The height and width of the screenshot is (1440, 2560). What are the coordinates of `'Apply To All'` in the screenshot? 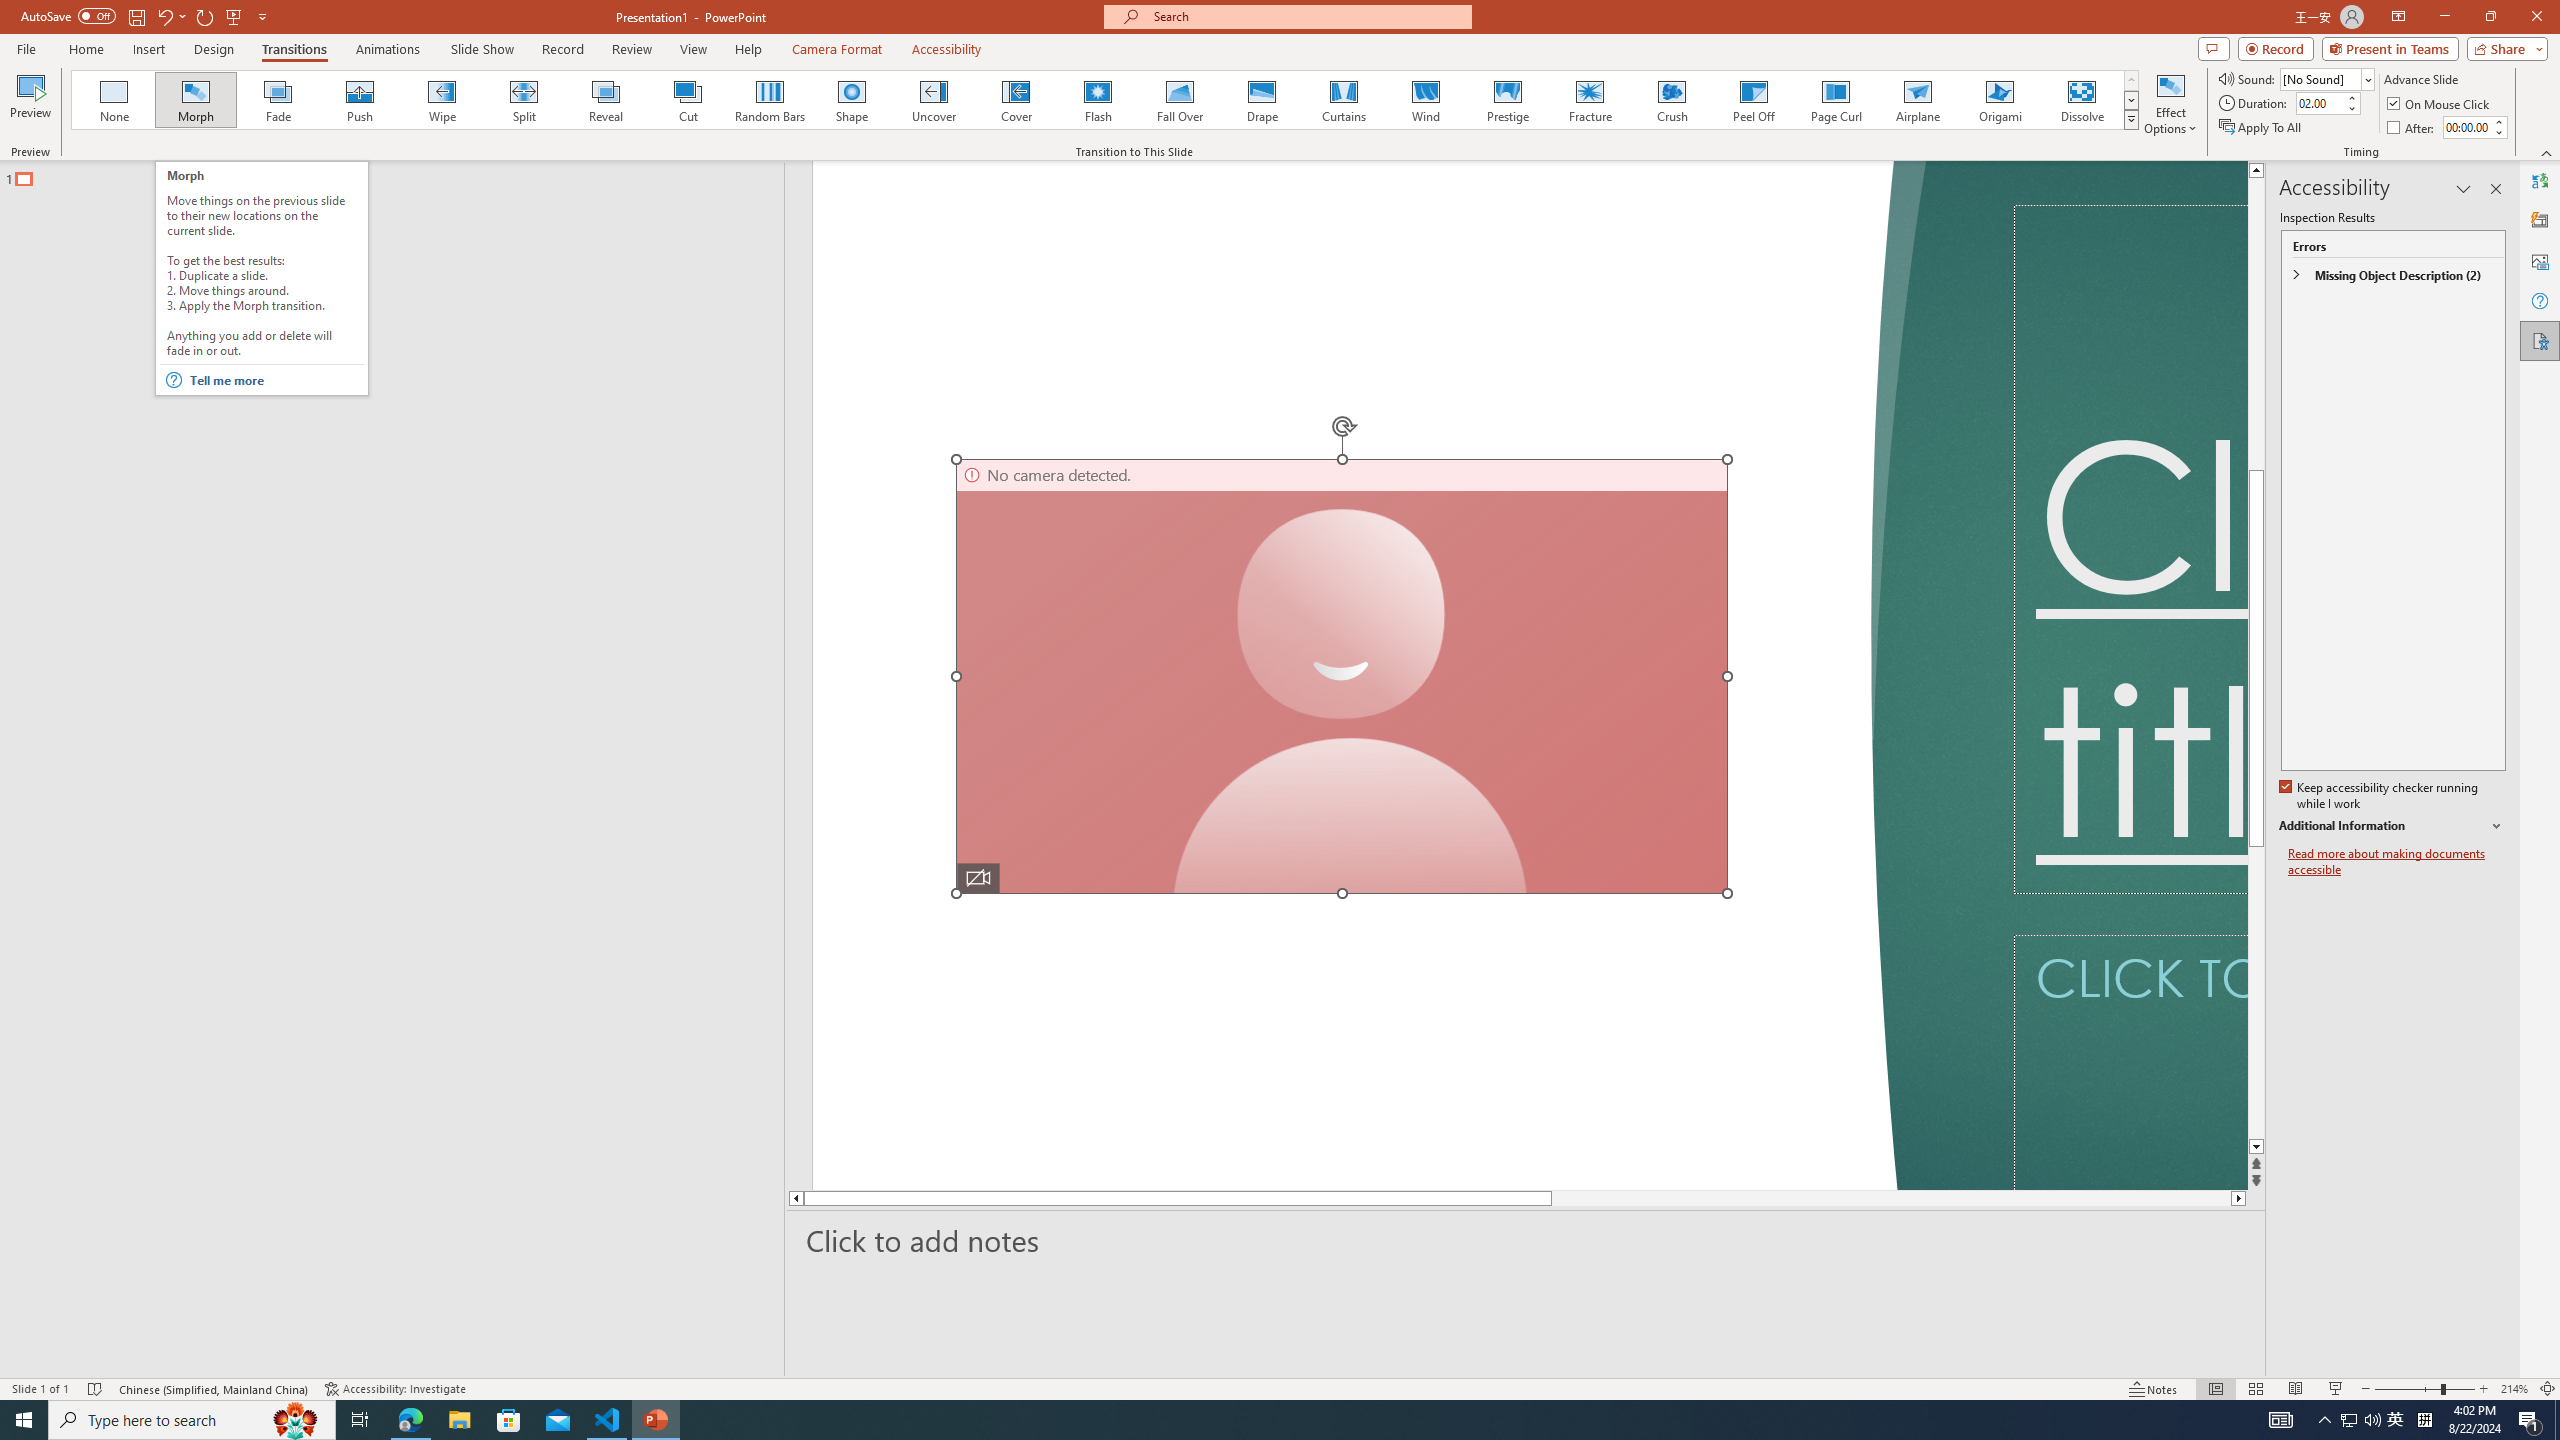 It's located at (2262, 127).